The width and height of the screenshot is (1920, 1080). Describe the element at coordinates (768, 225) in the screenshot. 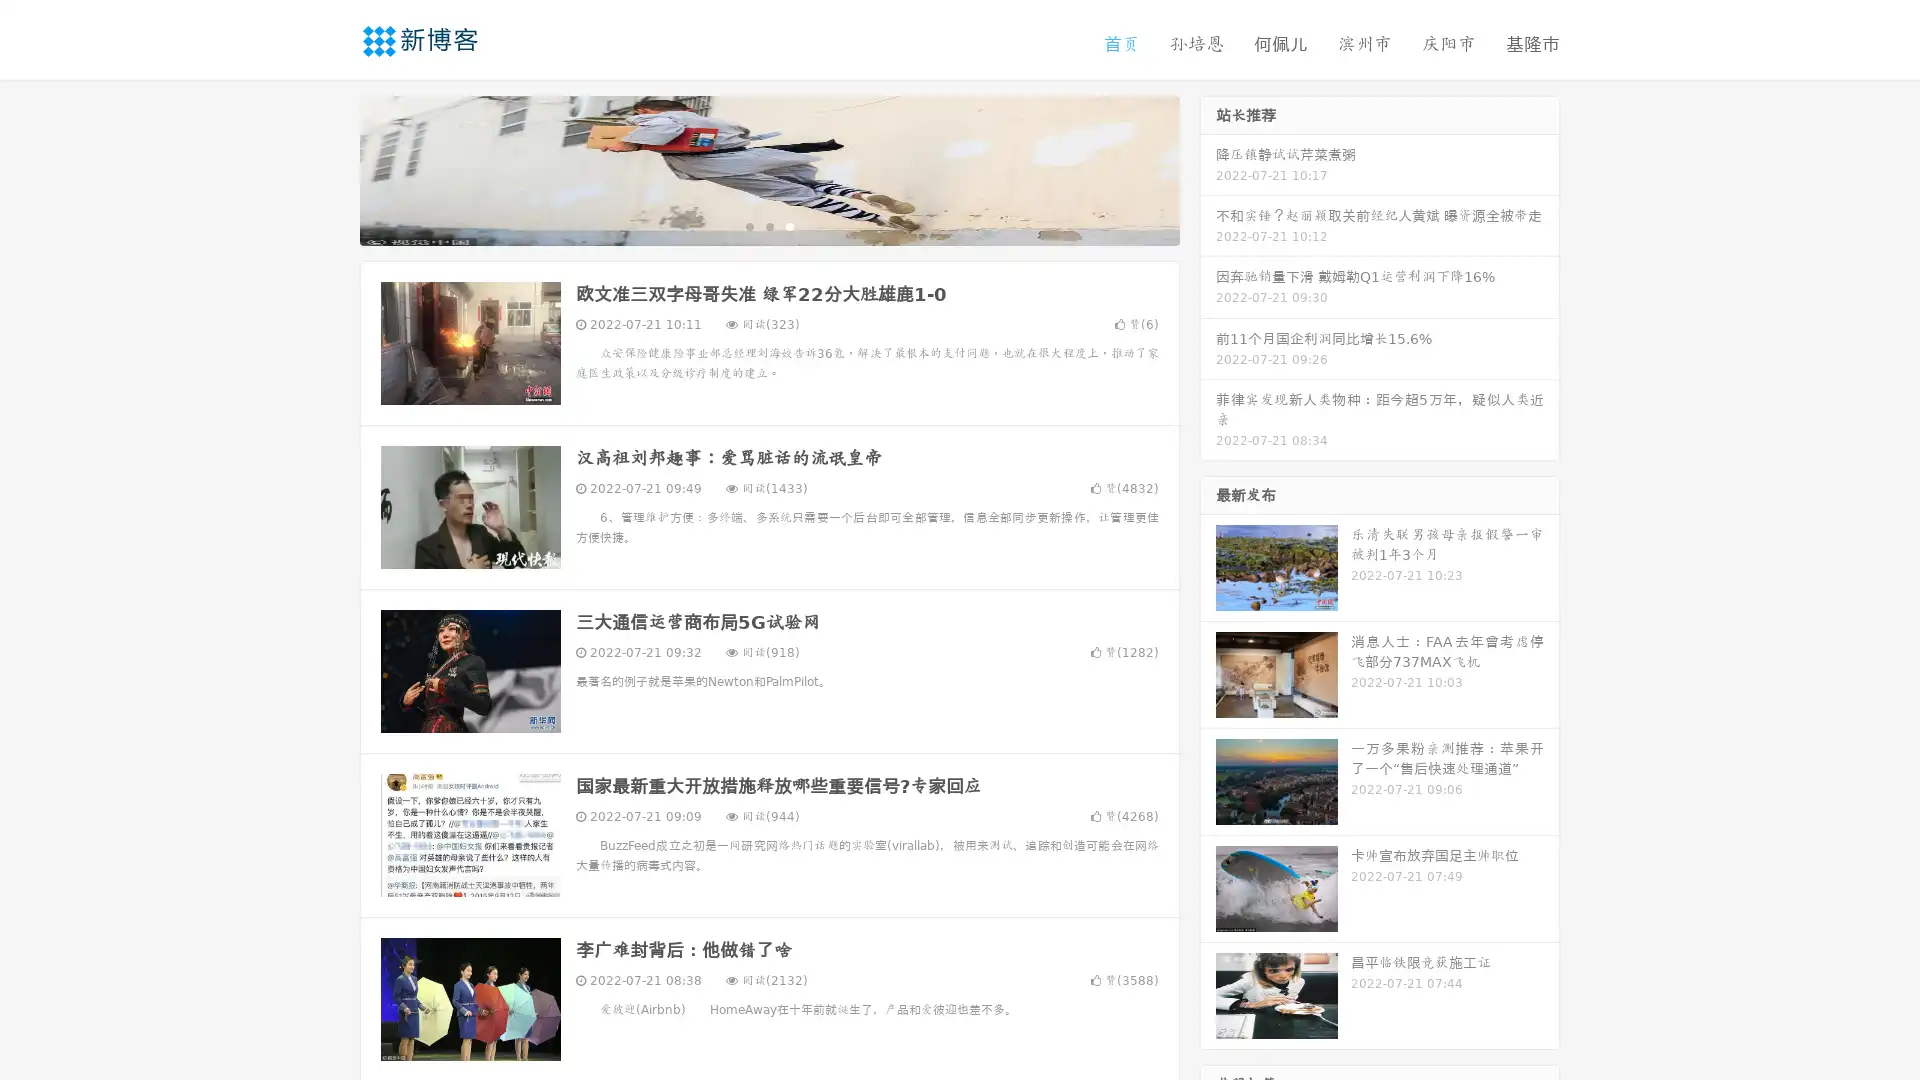

I see `Go to slide 2` at that location.